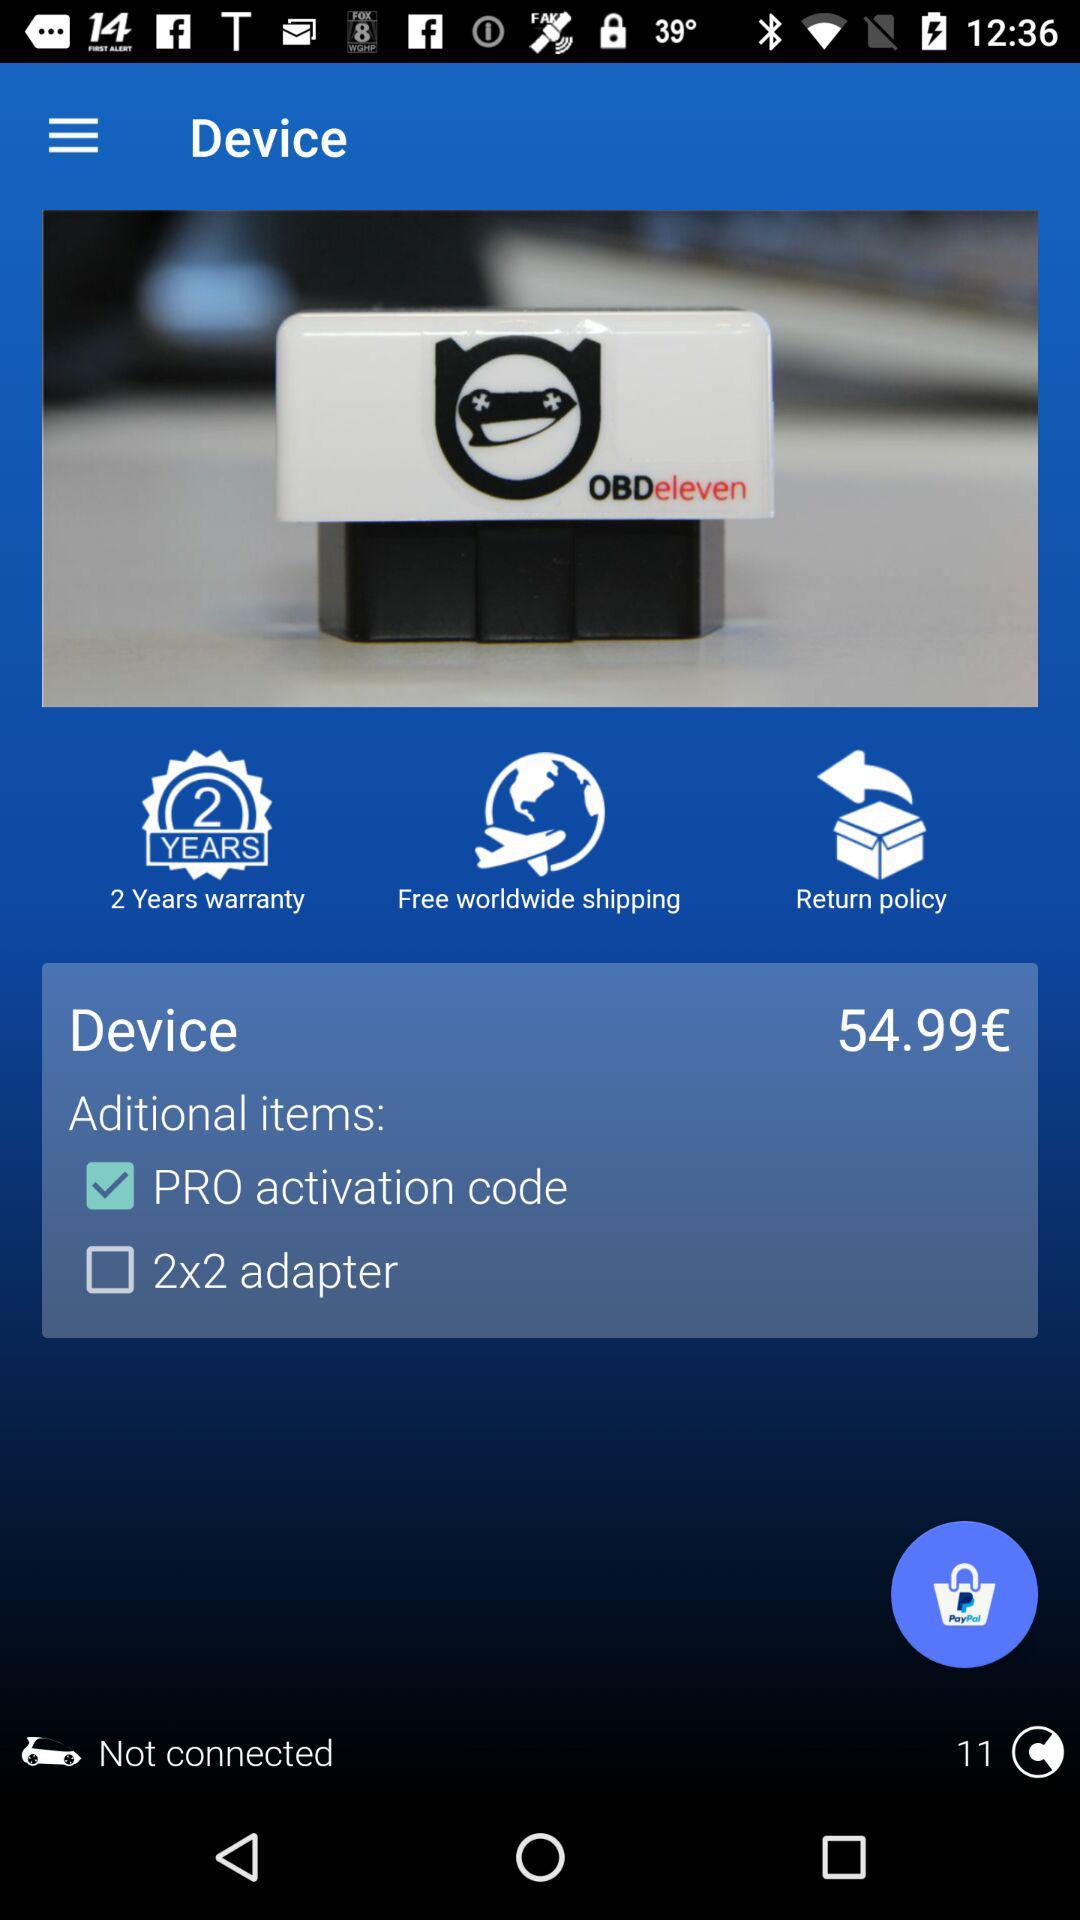 The width and height of the screenshot is (1080, 1920). Describe the element at coordinates (538, 814) in the screenshot. I see `shipping options` at that location.